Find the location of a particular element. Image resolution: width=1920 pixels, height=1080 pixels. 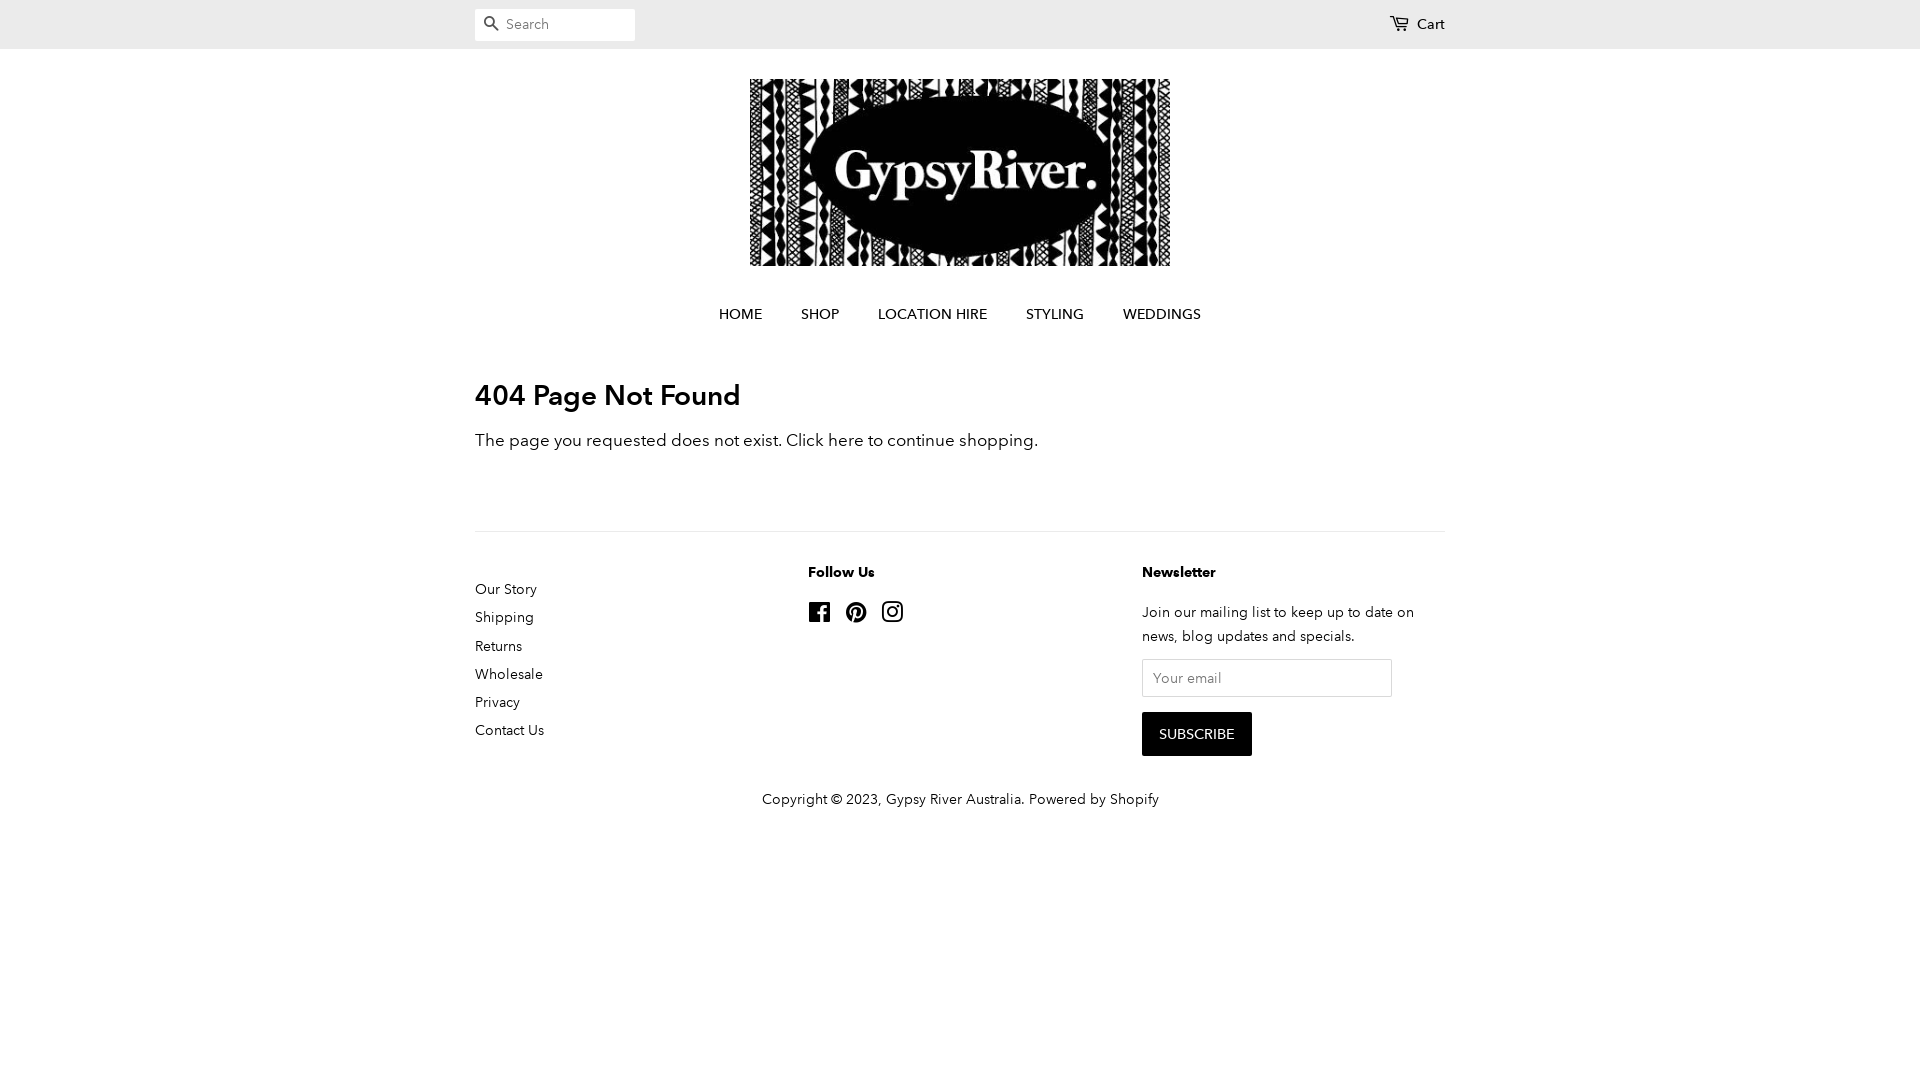

'Gypsy River Australia' is located at coordinates (952, 797).